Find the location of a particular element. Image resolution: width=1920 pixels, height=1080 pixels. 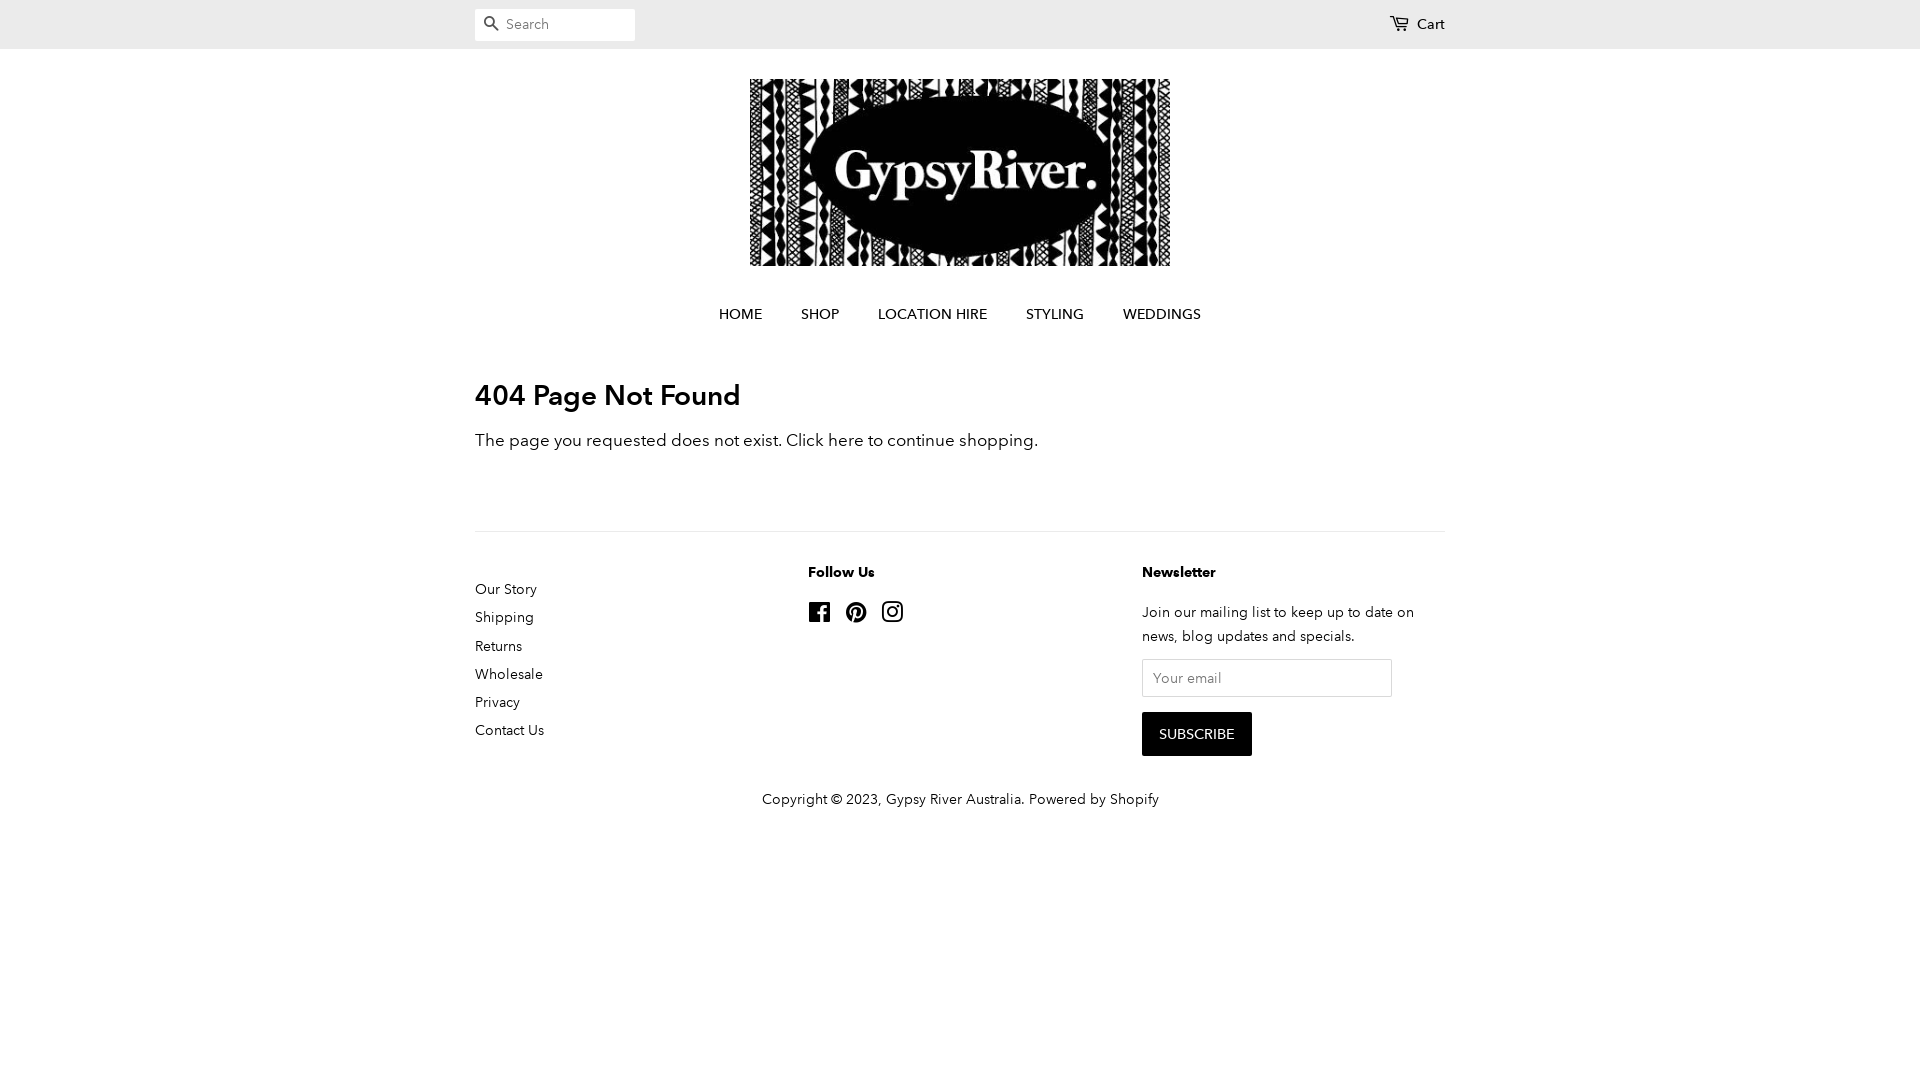

'Gypsy River Australia' is located at coordinates (952, 797).